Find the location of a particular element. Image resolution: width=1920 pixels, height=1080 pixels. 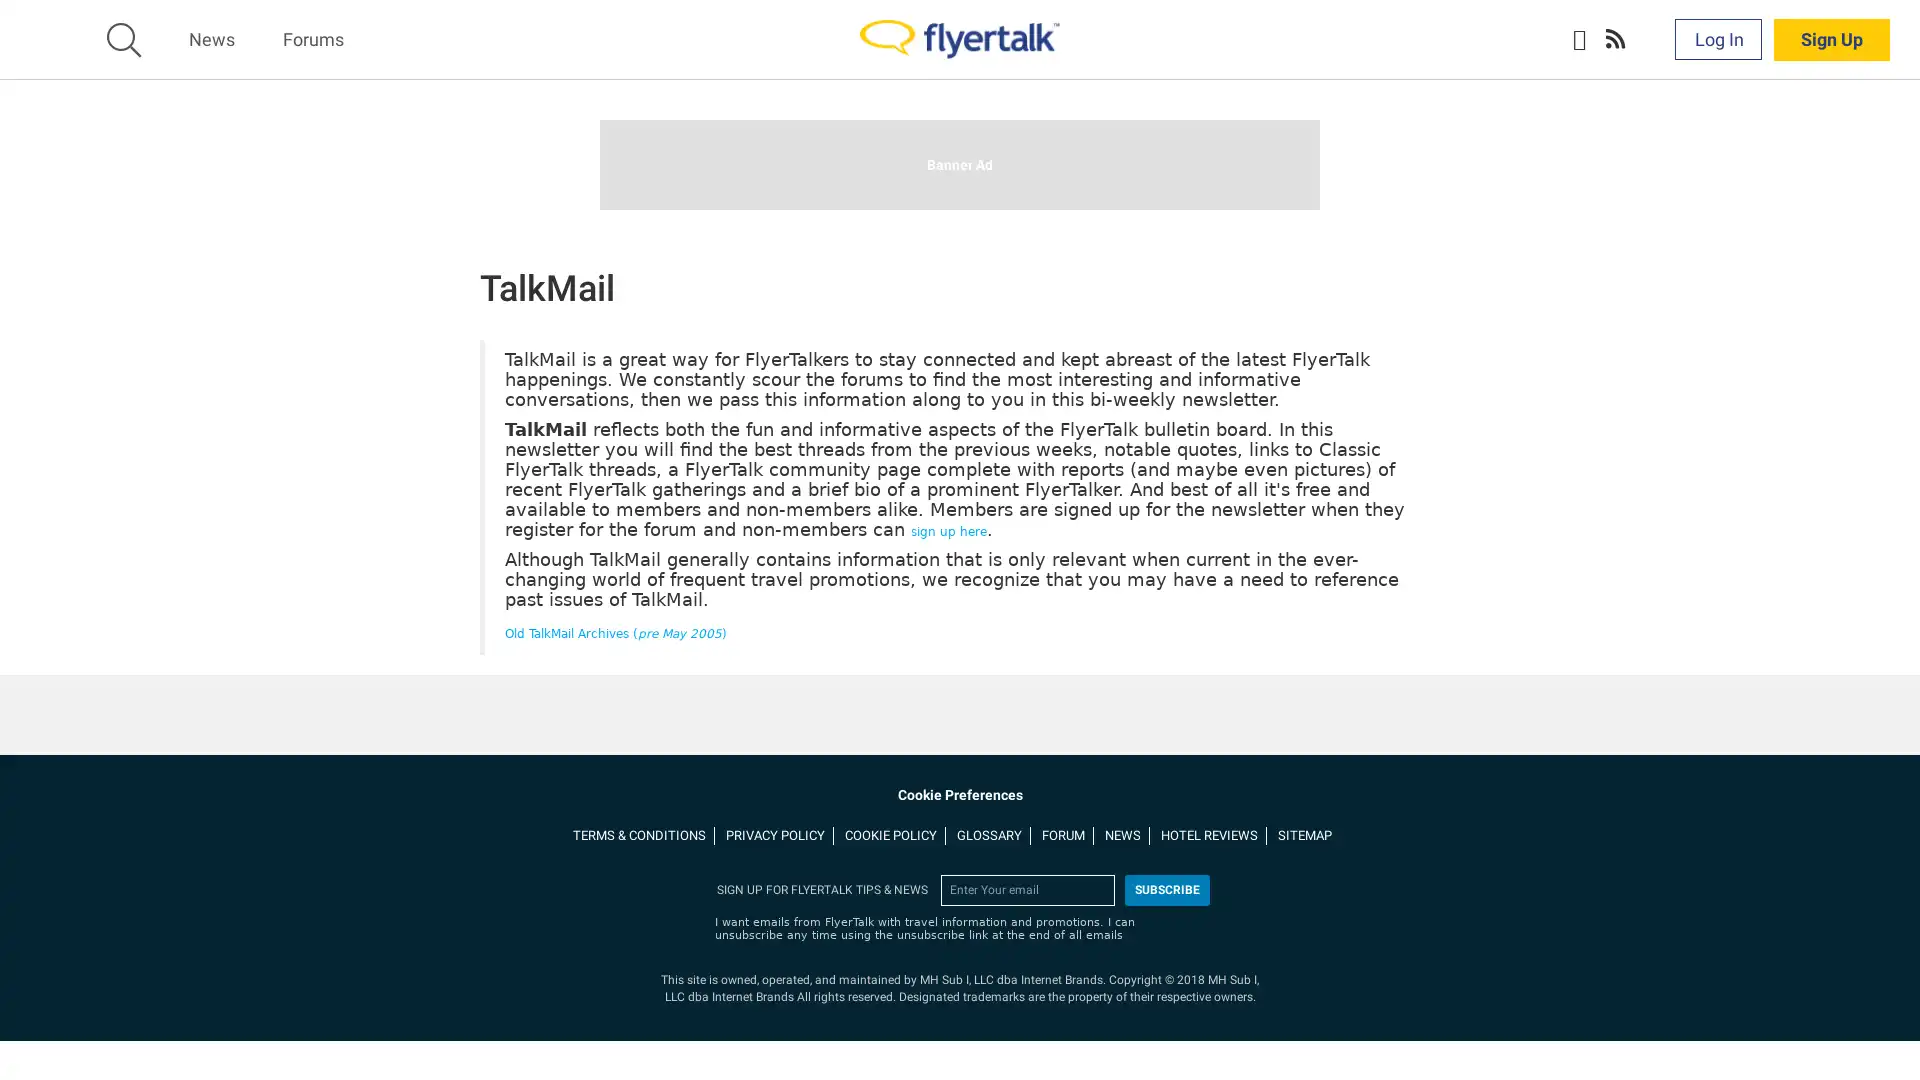

More Information is located at coordinates (1126, 1038).